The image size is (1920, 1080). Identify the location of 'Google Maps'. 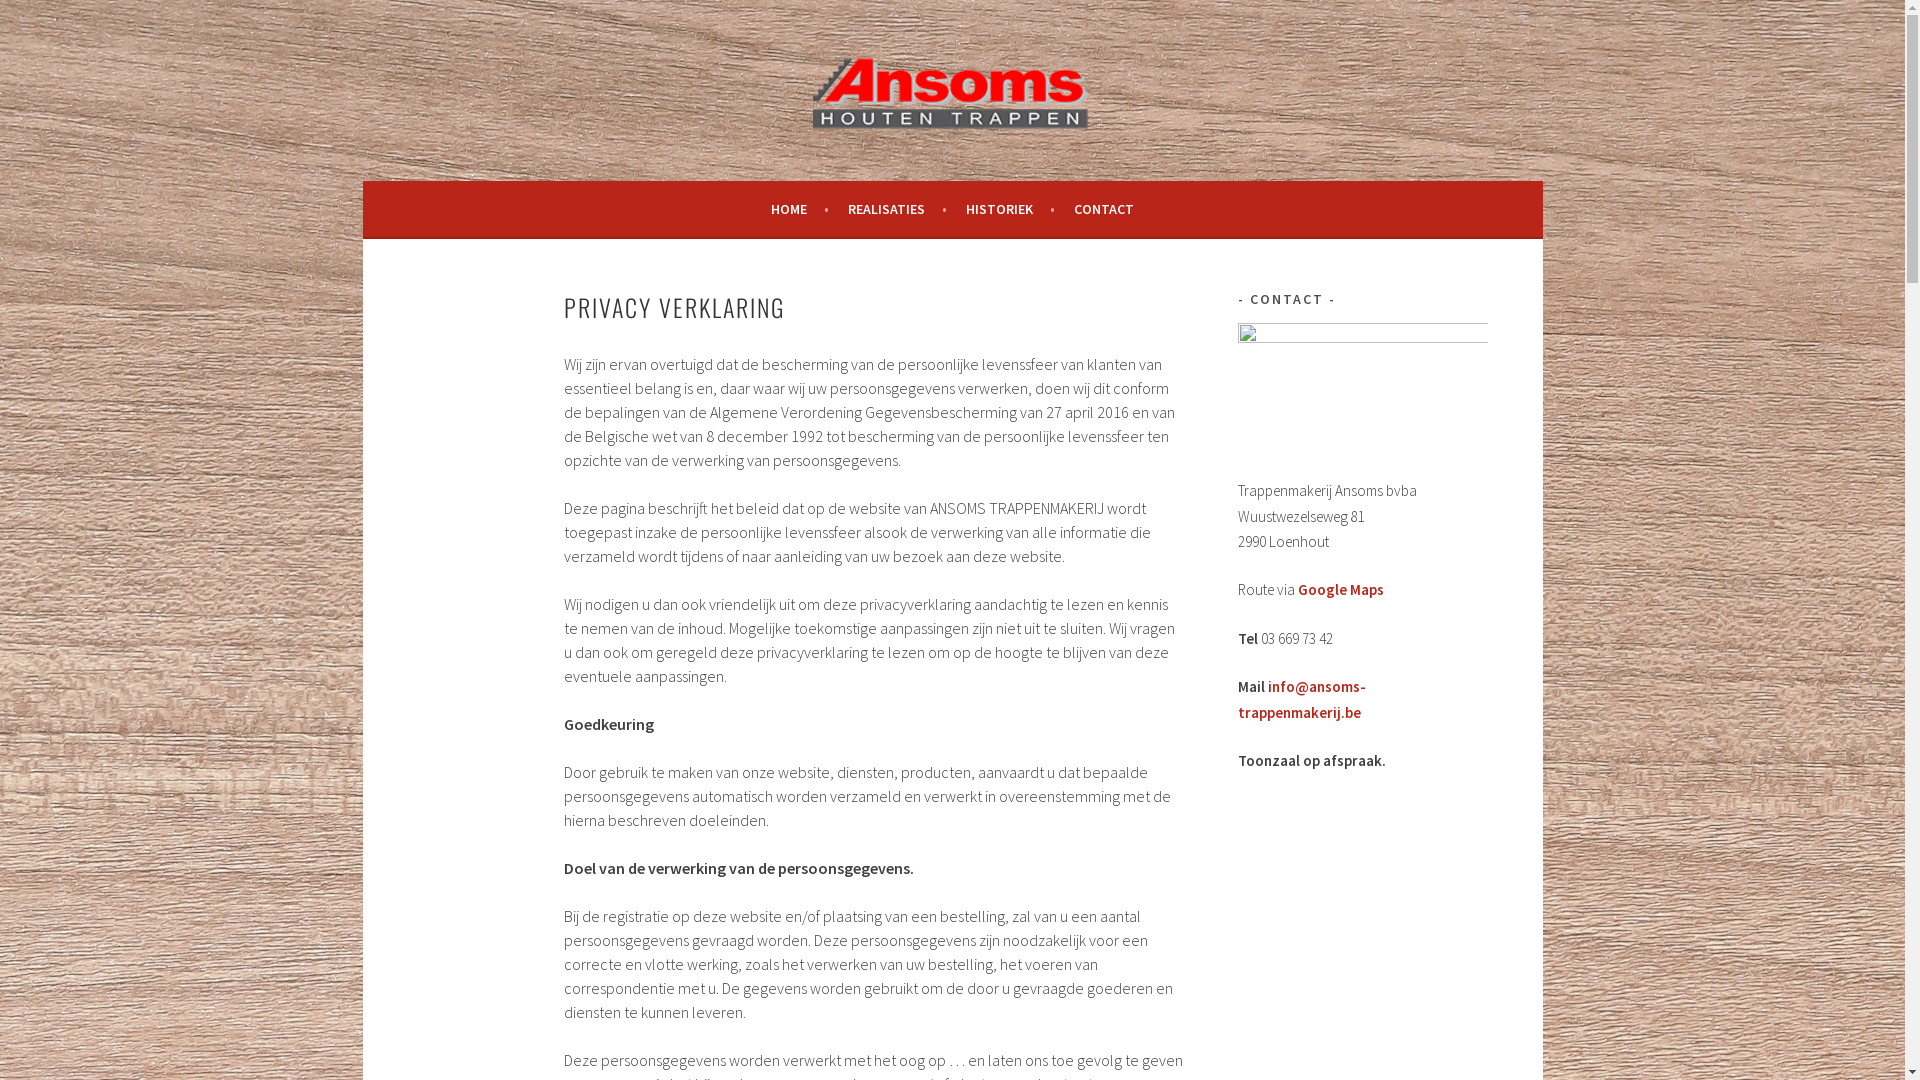
(1340, 588).